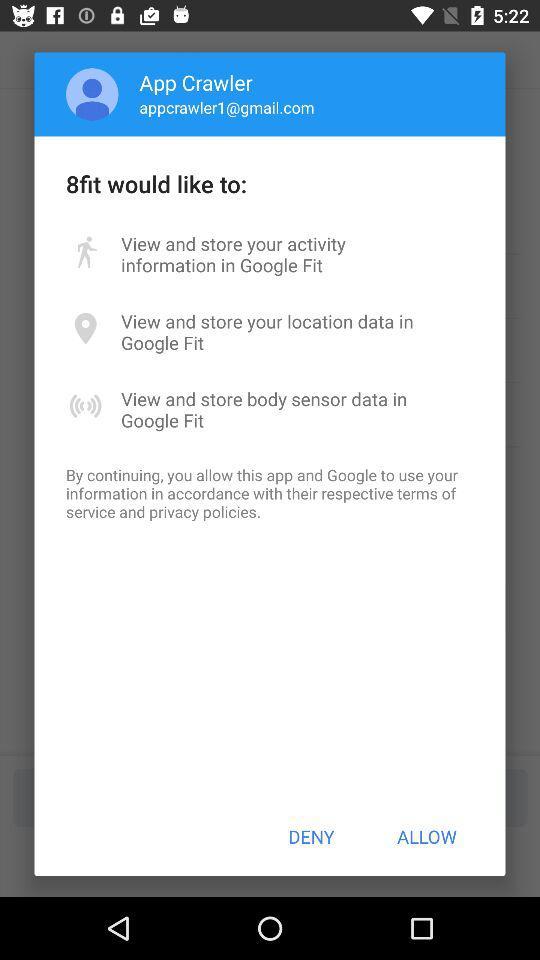 Image resolution: width=540 pixels, height=960 pixels. Describe the element at coordinates (91, 94) in the screenshot. I see `the app to the left of the app crawler` at that location.